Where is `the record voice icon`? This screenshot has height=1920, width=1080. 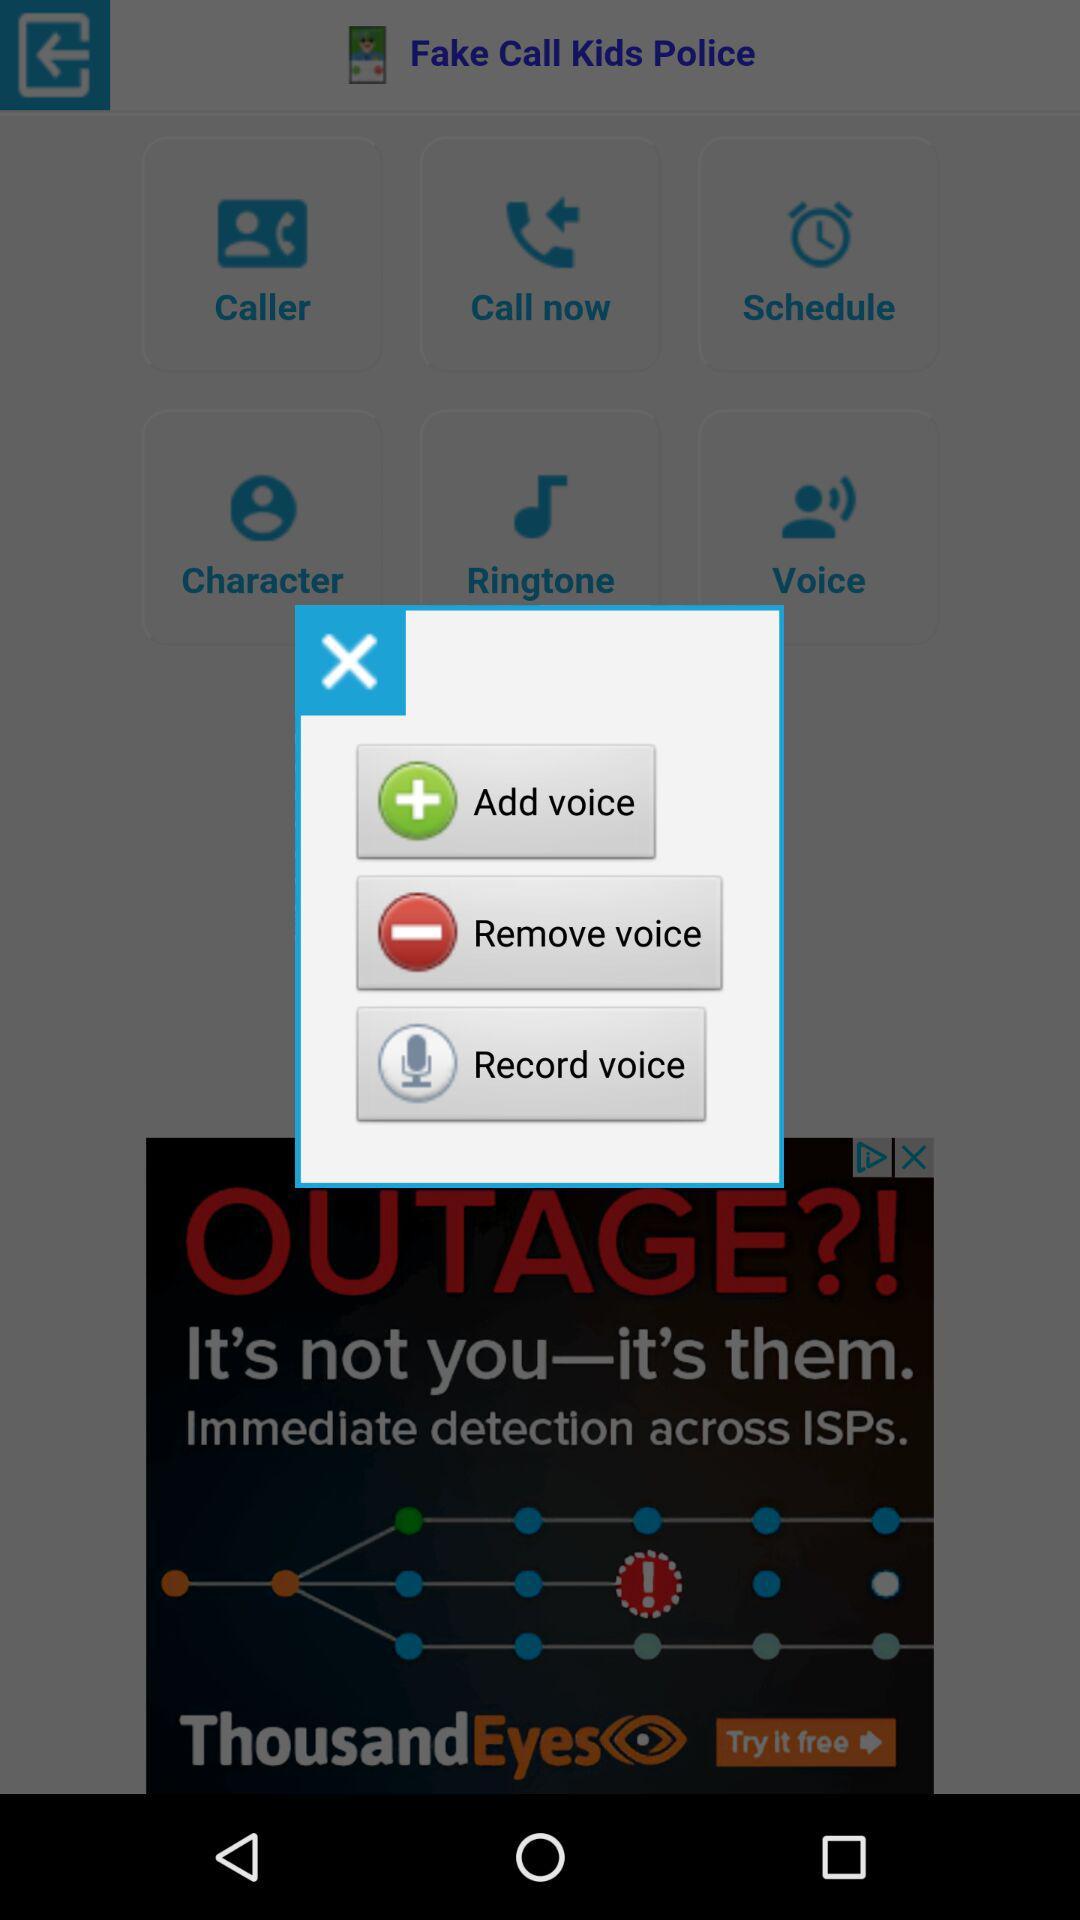 the record voice icon is located at coordinates (530, 1068).